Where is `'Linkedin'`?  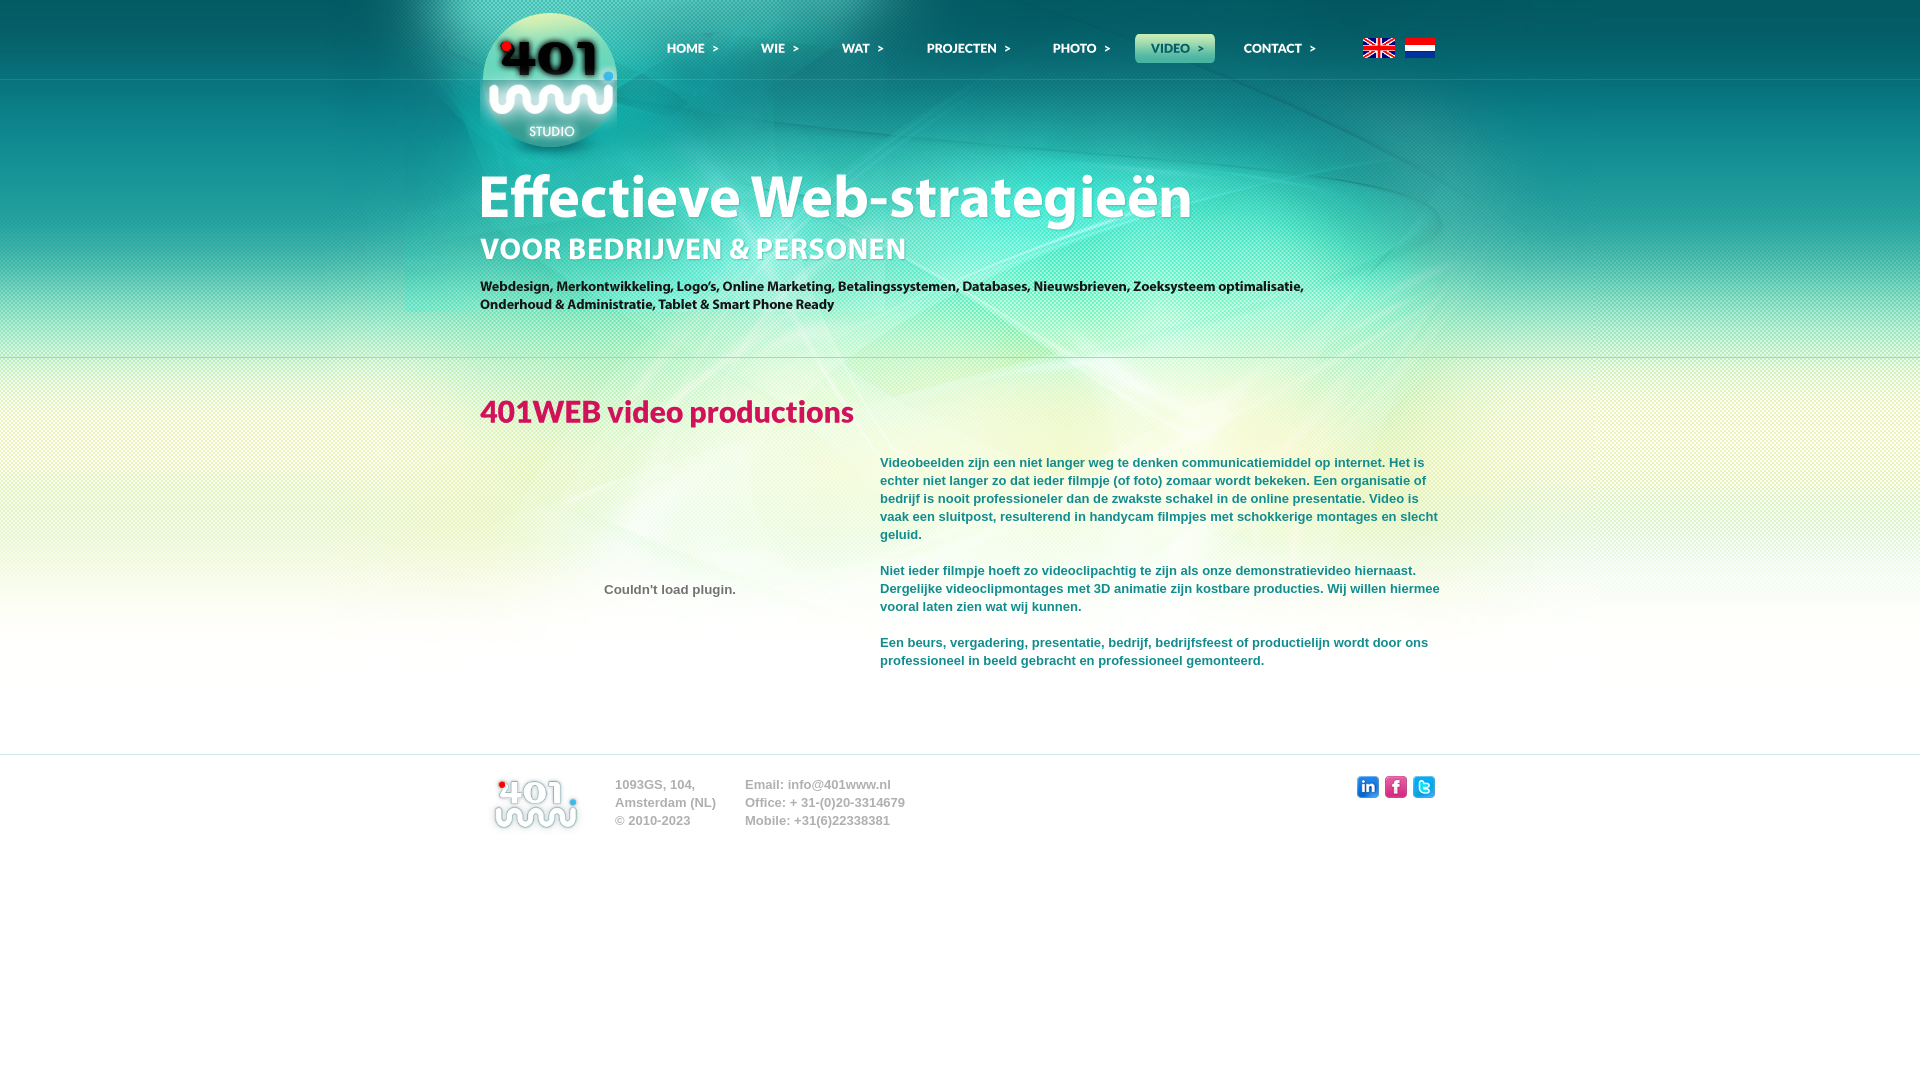
'Linkedin' is located at coordinates (1367, 785).